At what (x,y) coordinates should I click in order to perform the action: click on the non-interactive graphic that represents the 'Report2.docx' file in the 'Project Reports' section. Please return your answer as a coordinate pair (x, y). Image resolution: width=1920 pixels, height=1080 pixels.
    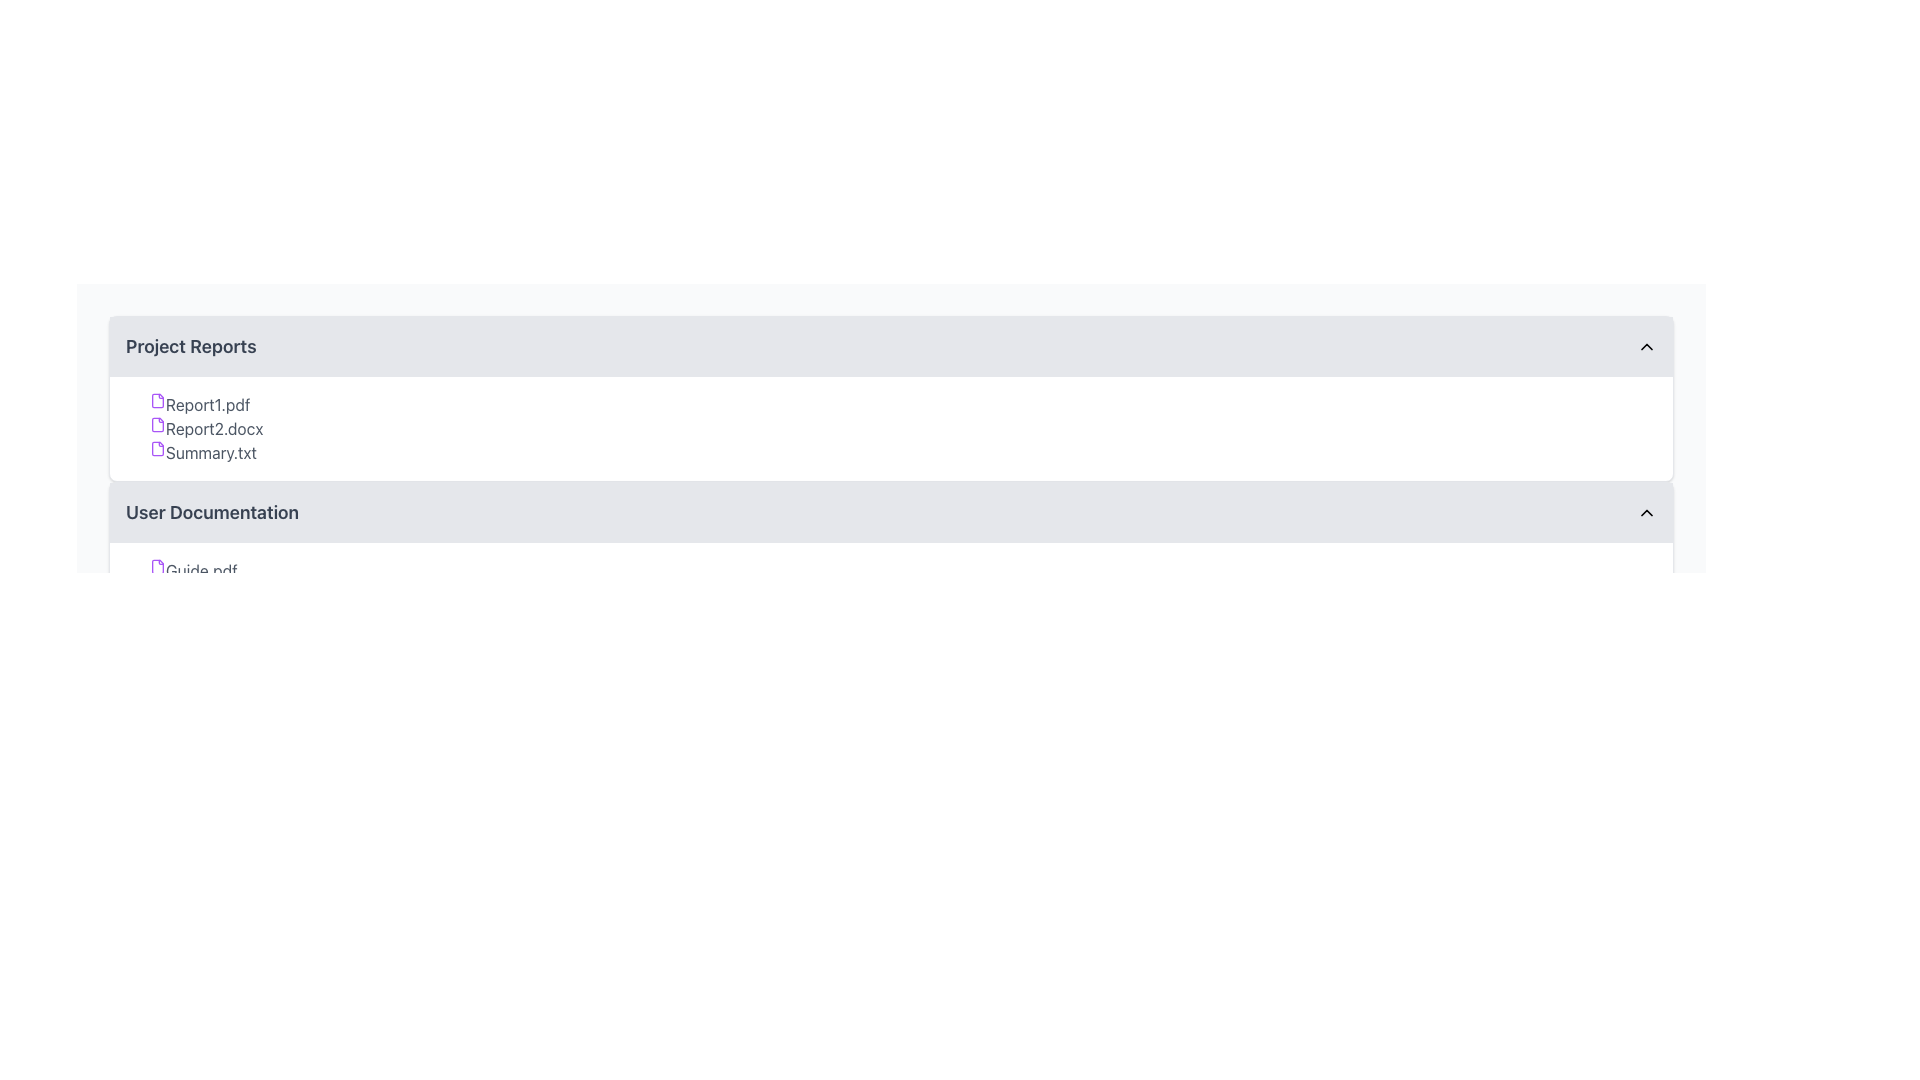
    Looking at the image, I should click on (157, 423).